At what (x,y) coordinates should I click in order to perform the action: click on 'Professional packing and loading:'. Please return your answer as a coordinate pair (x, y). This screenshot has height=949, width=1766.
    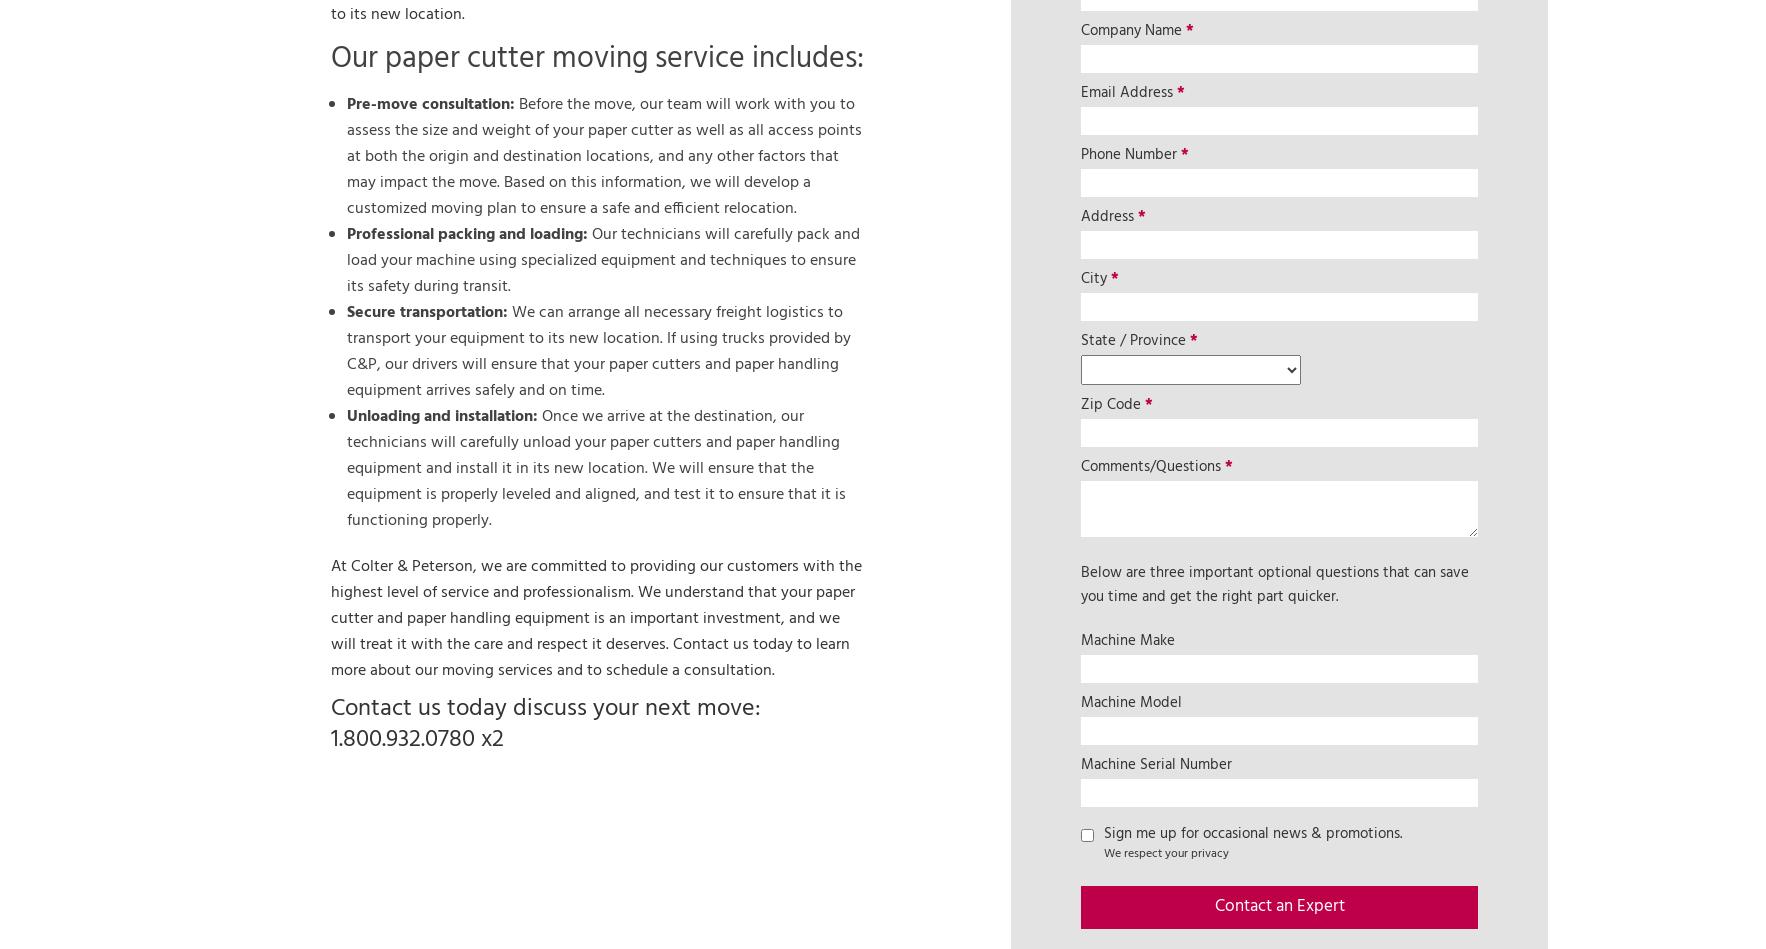
    Looking at the image, I should click on (467, 233).